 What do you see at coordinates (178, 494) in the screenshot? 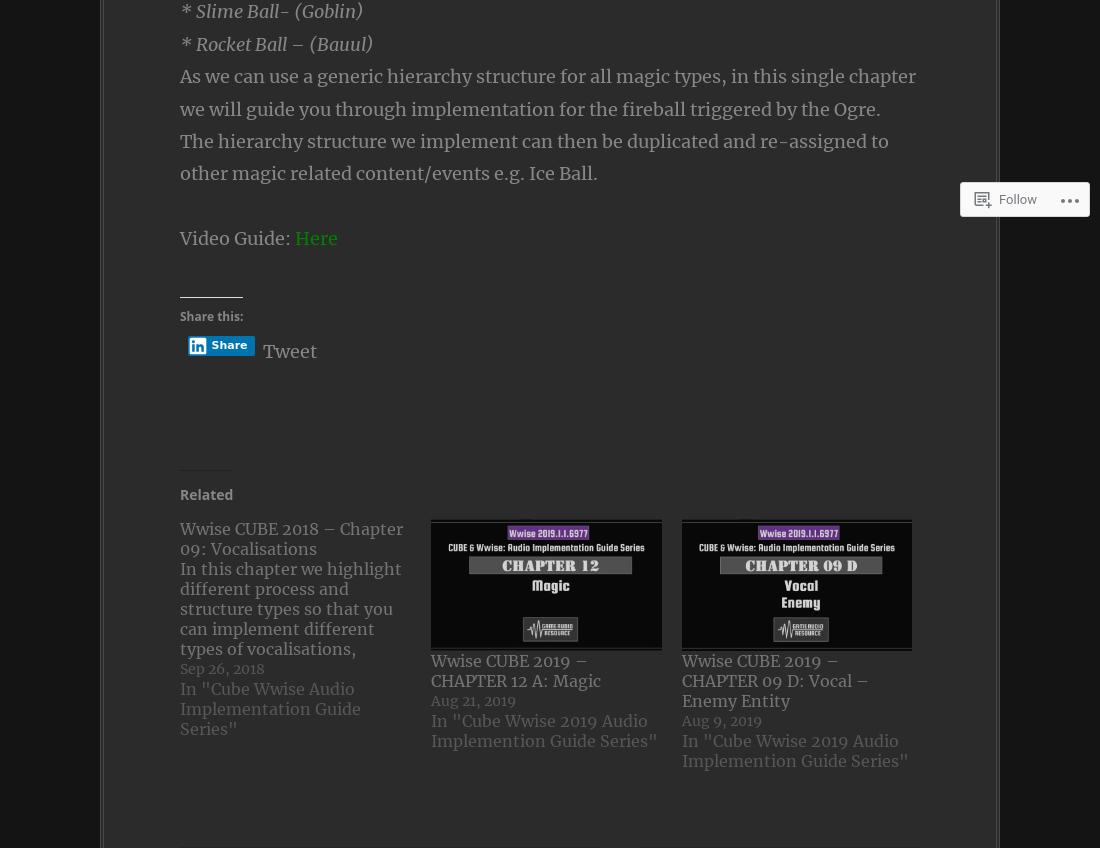
I see `'Related'` at bounding box center [178, 494].